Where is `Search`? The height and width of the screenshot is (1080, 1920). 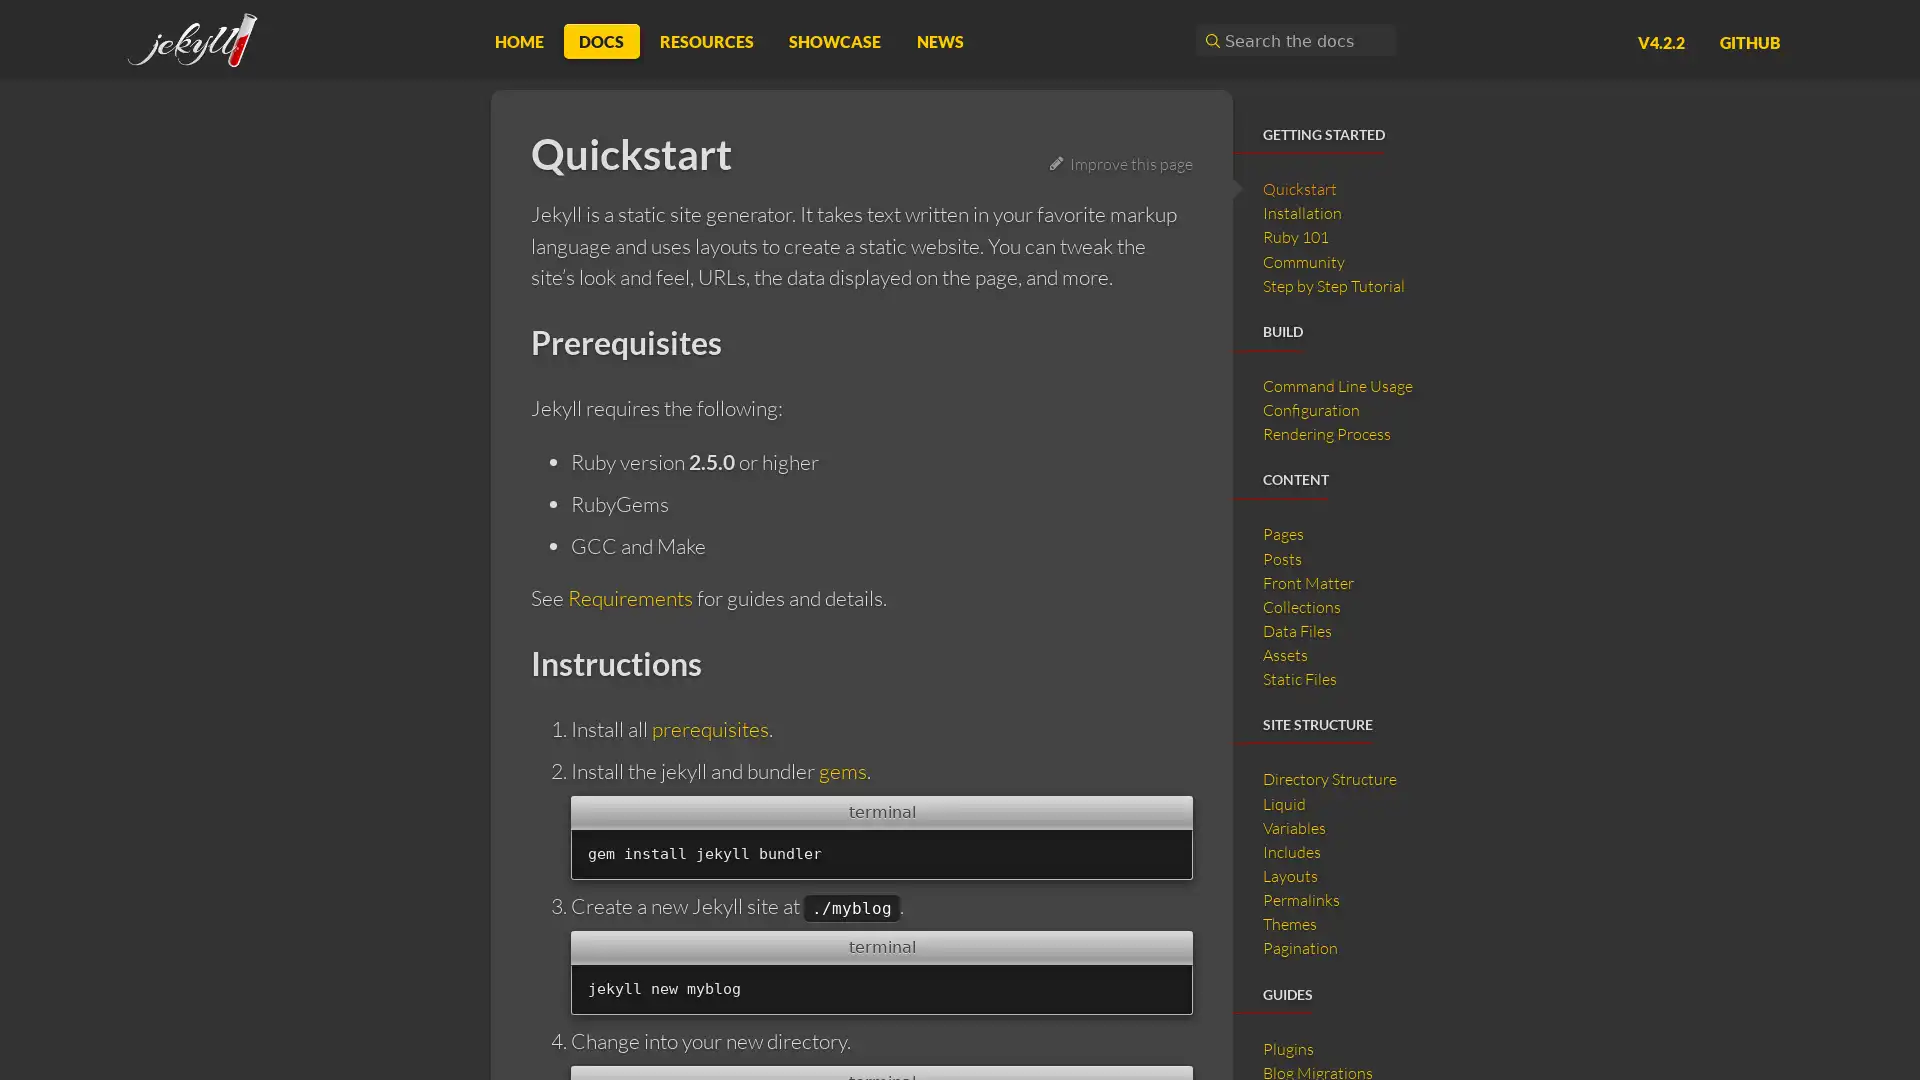 Search is located at coordinates (1209, 40).